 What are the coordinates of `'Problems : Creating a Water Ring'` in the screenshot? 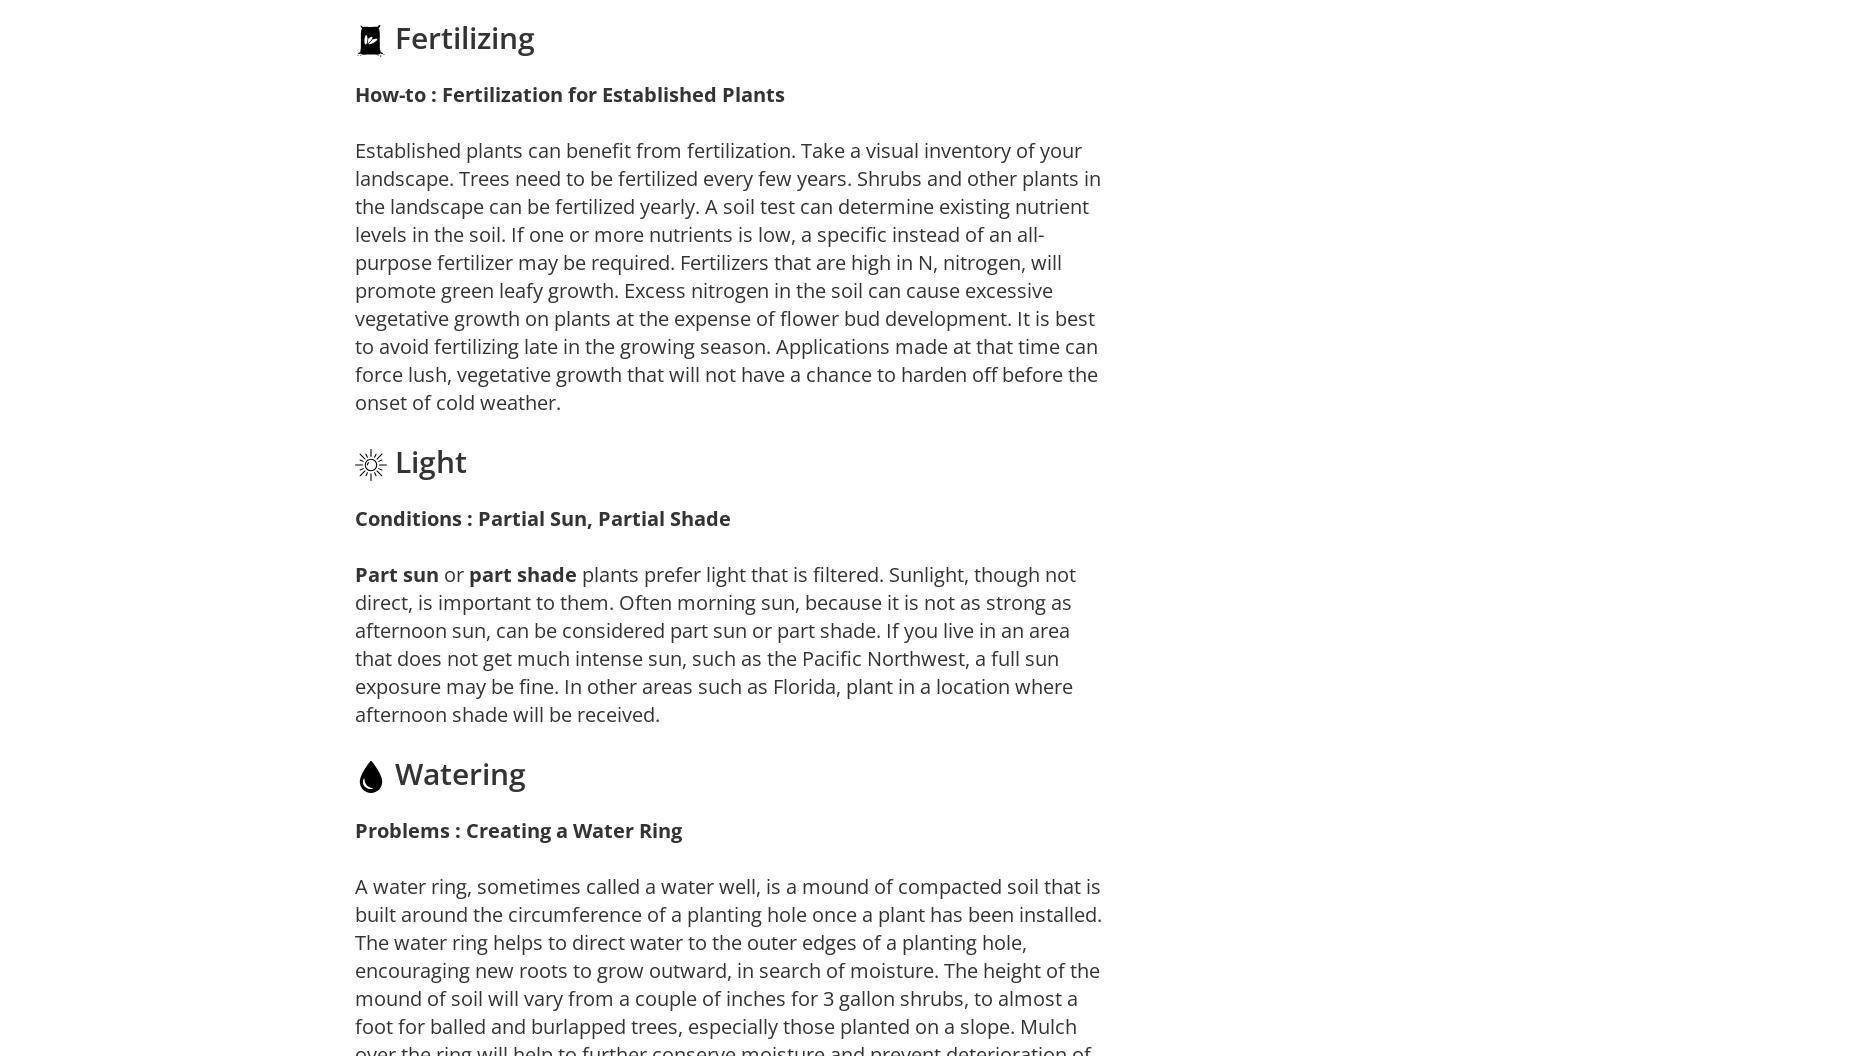 It's located at (518, 829).